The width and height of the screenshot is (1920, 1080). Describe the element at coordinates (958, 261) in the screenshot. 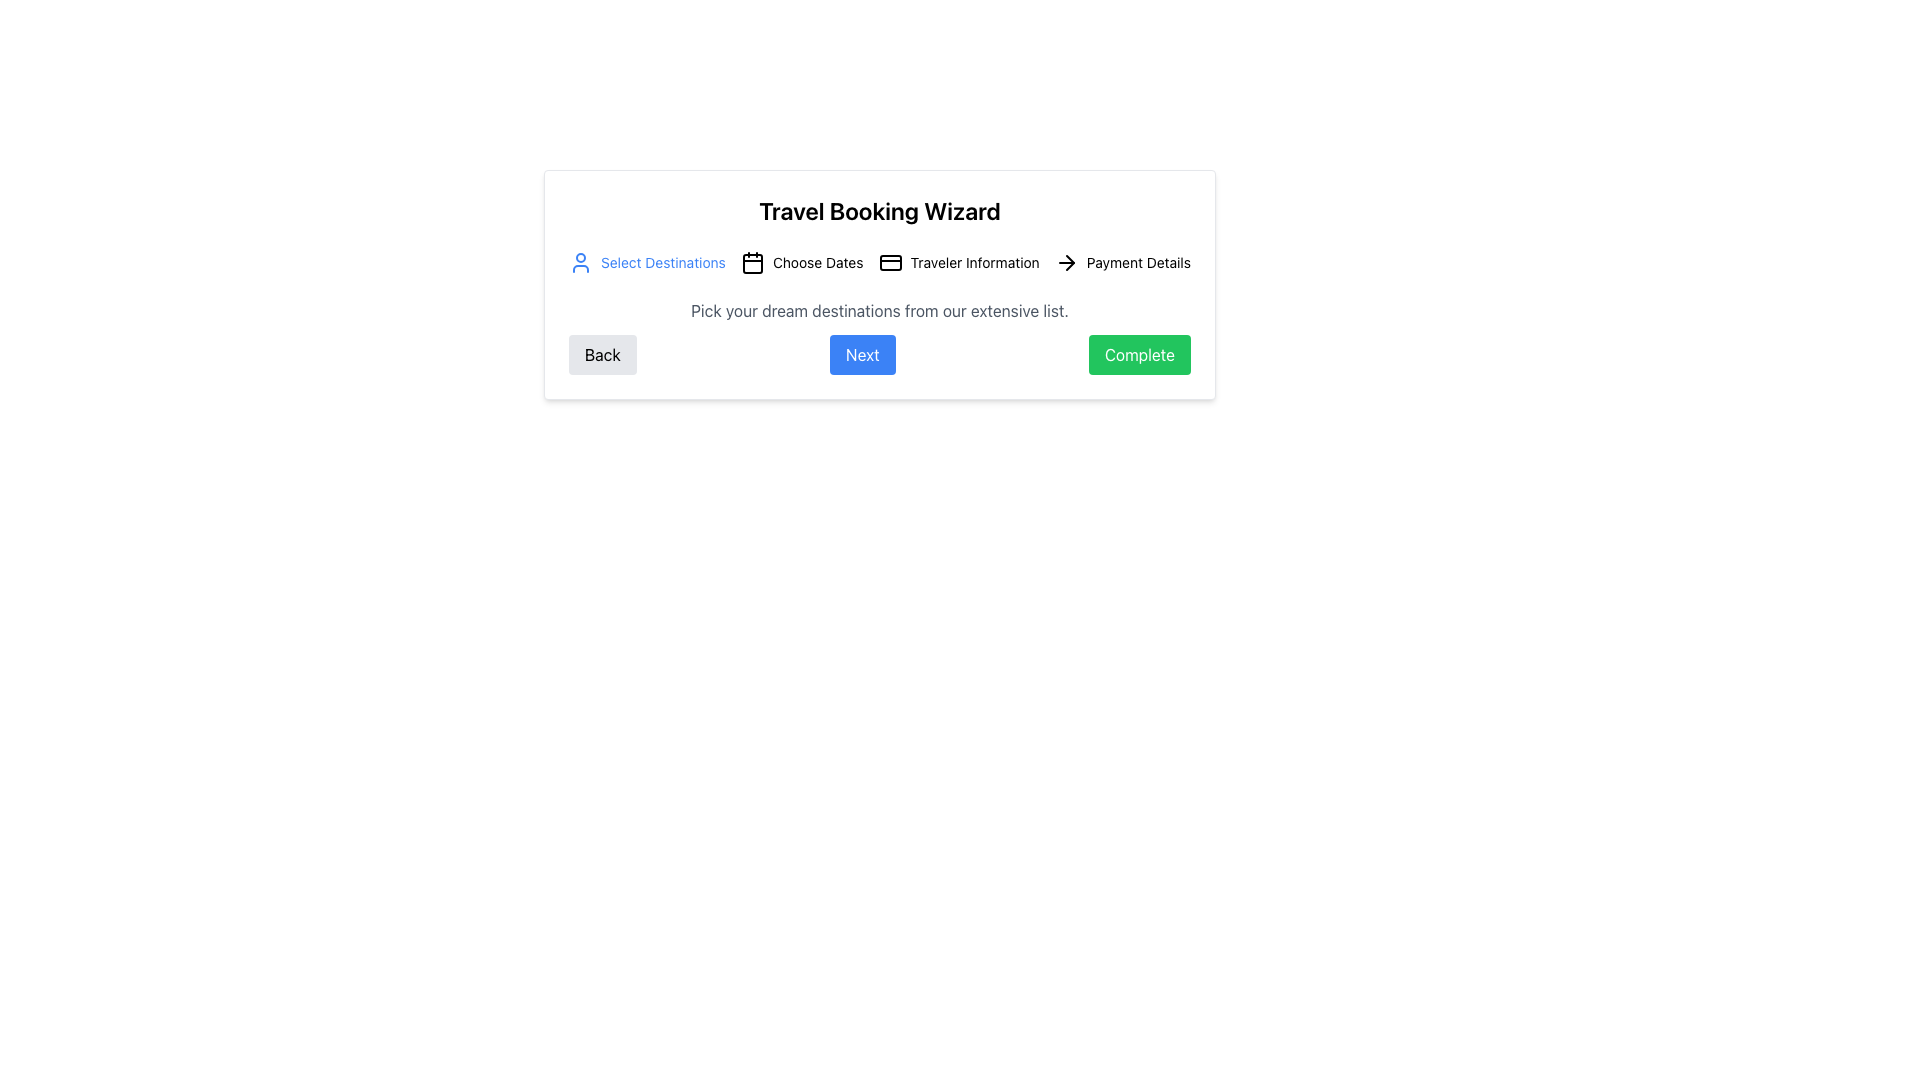

I see `the Navigation item that provides access to the 'Traveler Information' section, which is positioned third in the horizontal navigation bar` at that location.